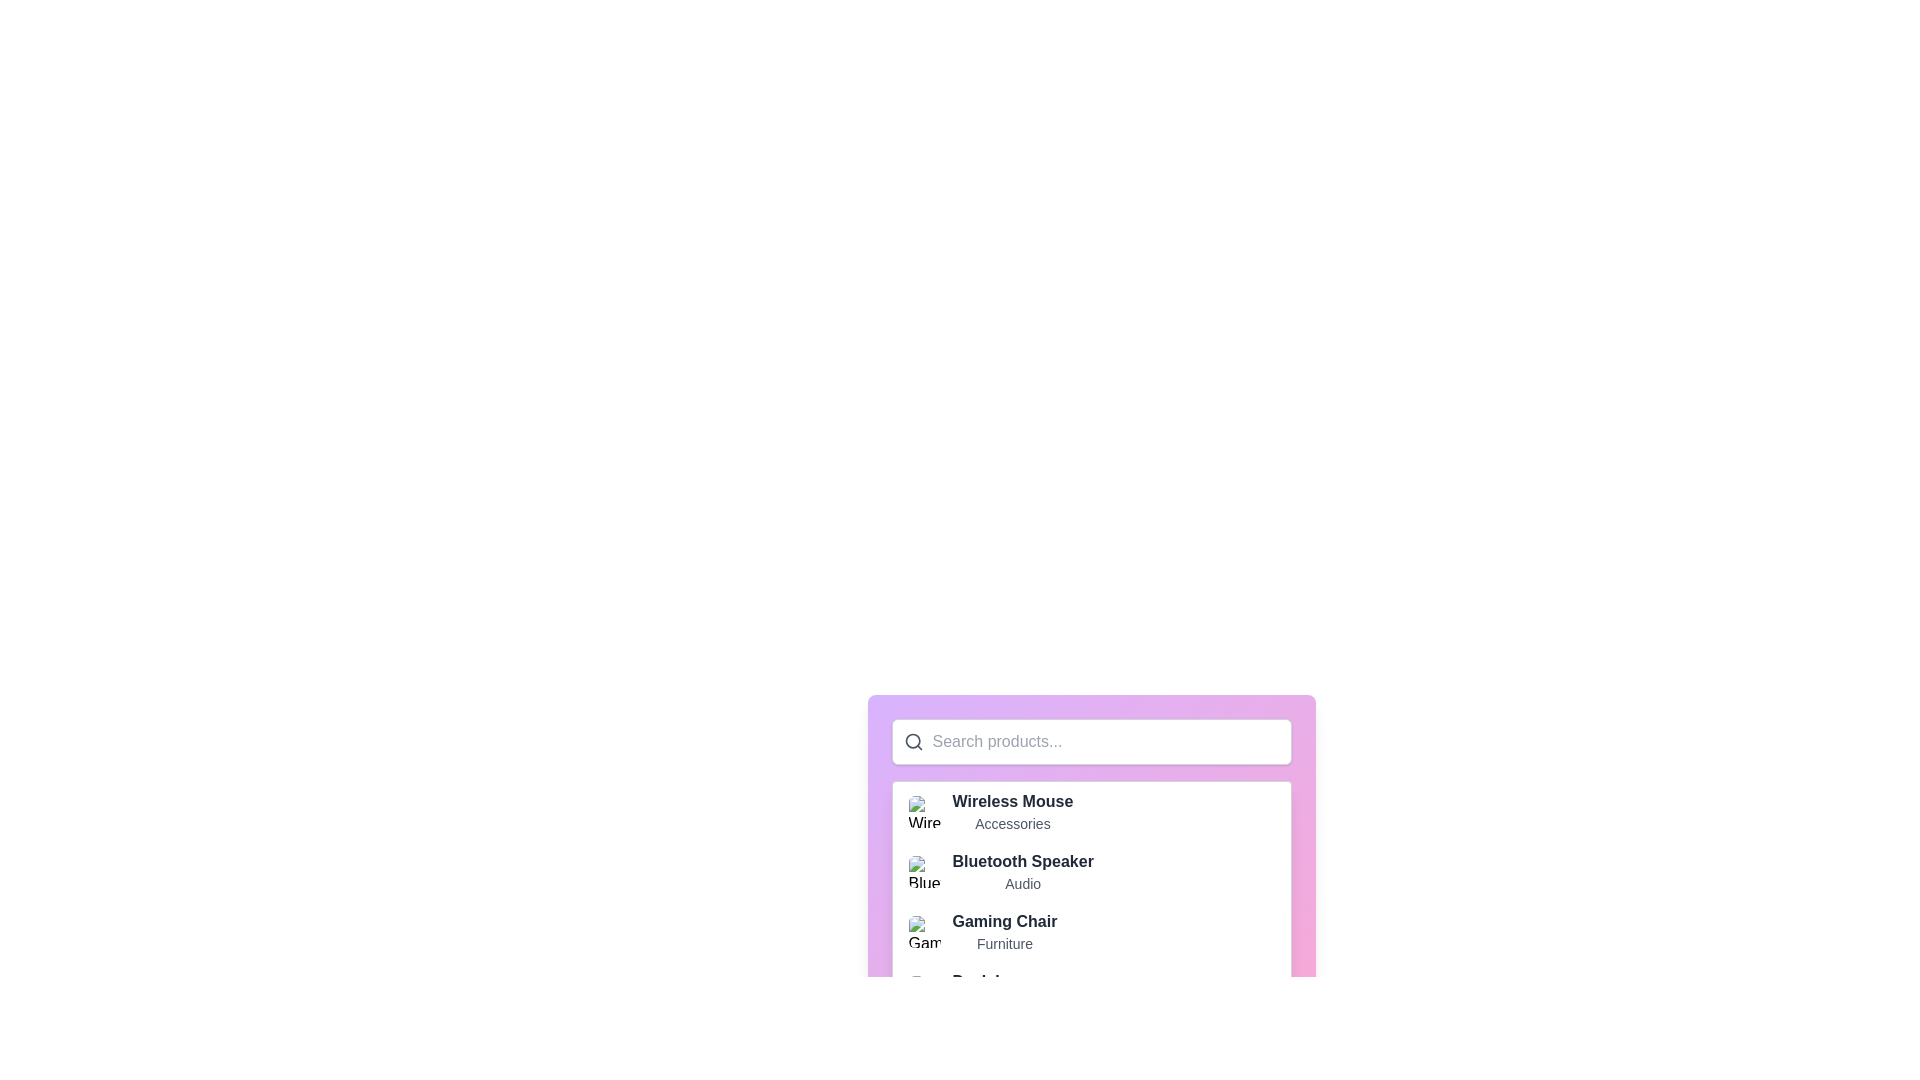 The image size is (1920, 1080). I want to click on the static text label indicating 'Accessories' below the bold title 'Wireless Mouse', which is part of a product list near the top left of the layout, so click(1012, 824).